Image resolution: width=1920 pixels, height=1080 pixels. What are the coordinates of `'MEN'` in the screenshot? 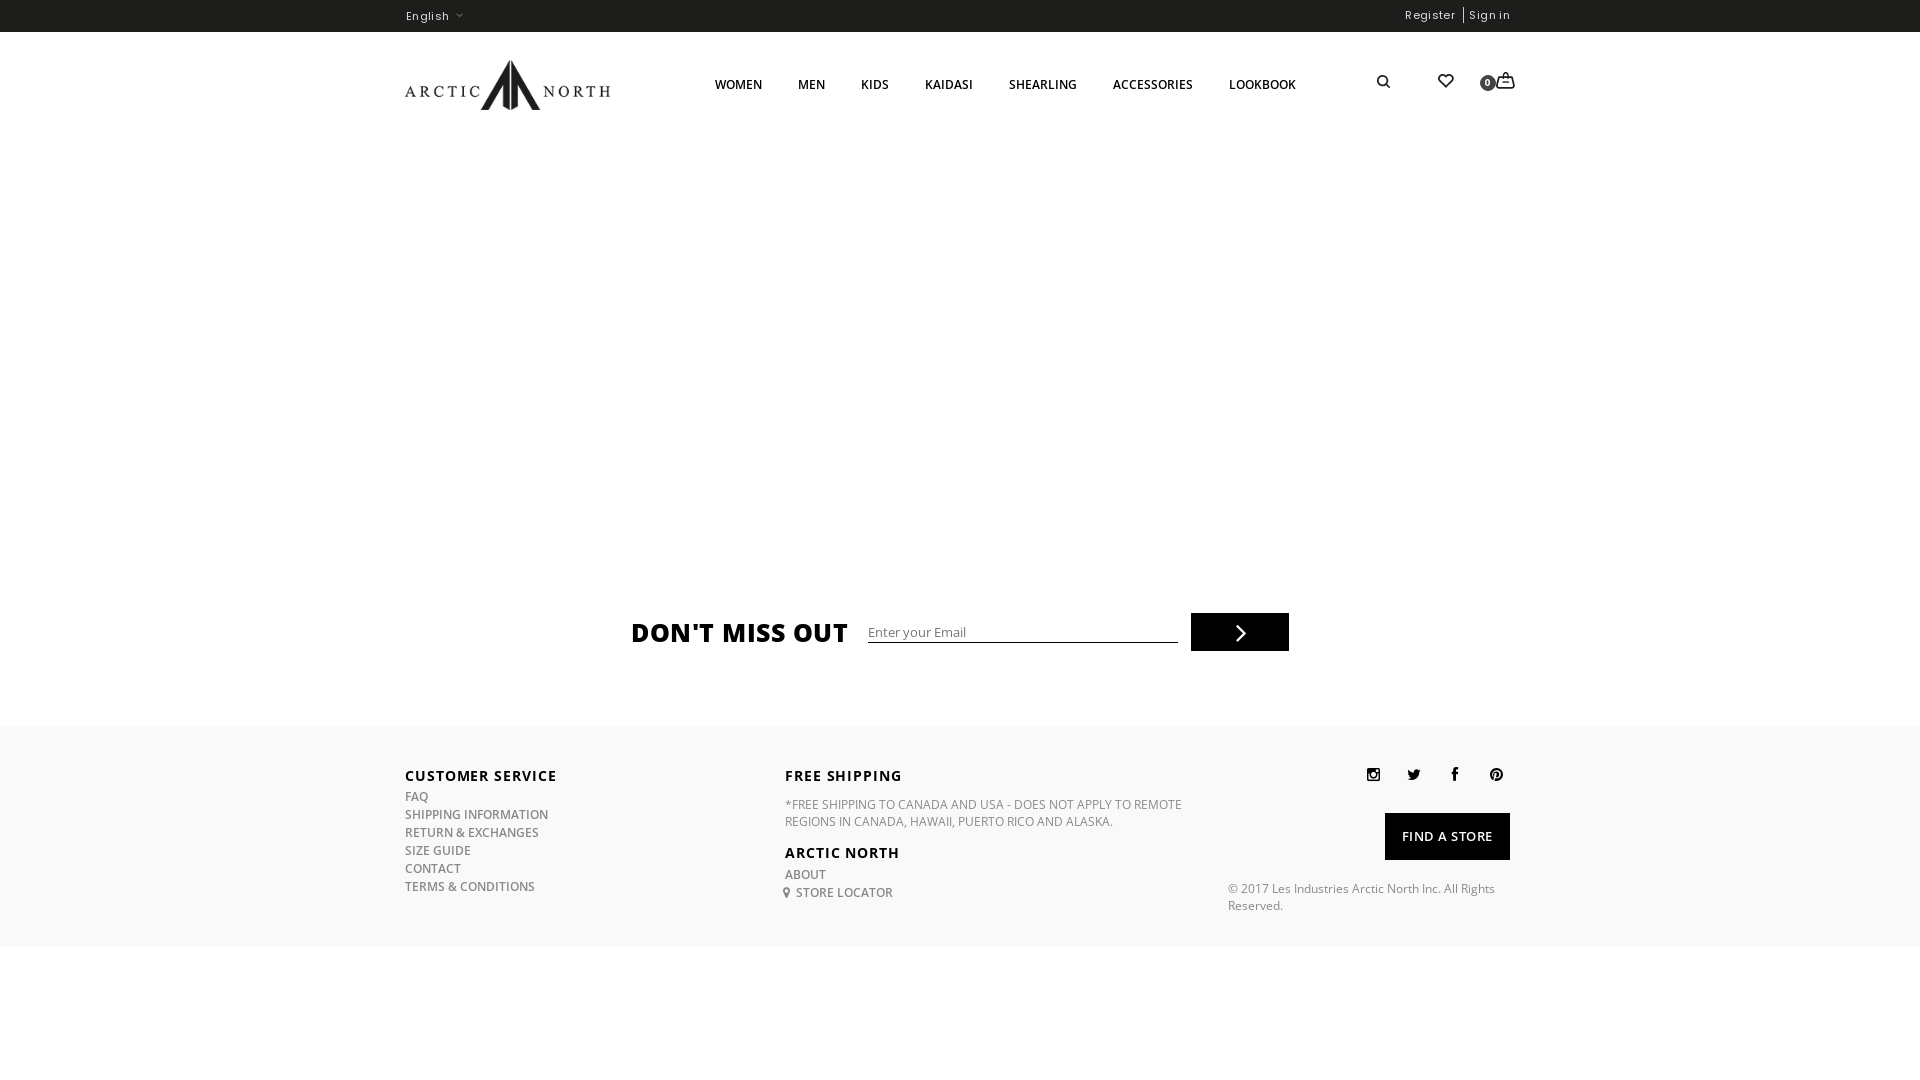 It's located at (811, 83).